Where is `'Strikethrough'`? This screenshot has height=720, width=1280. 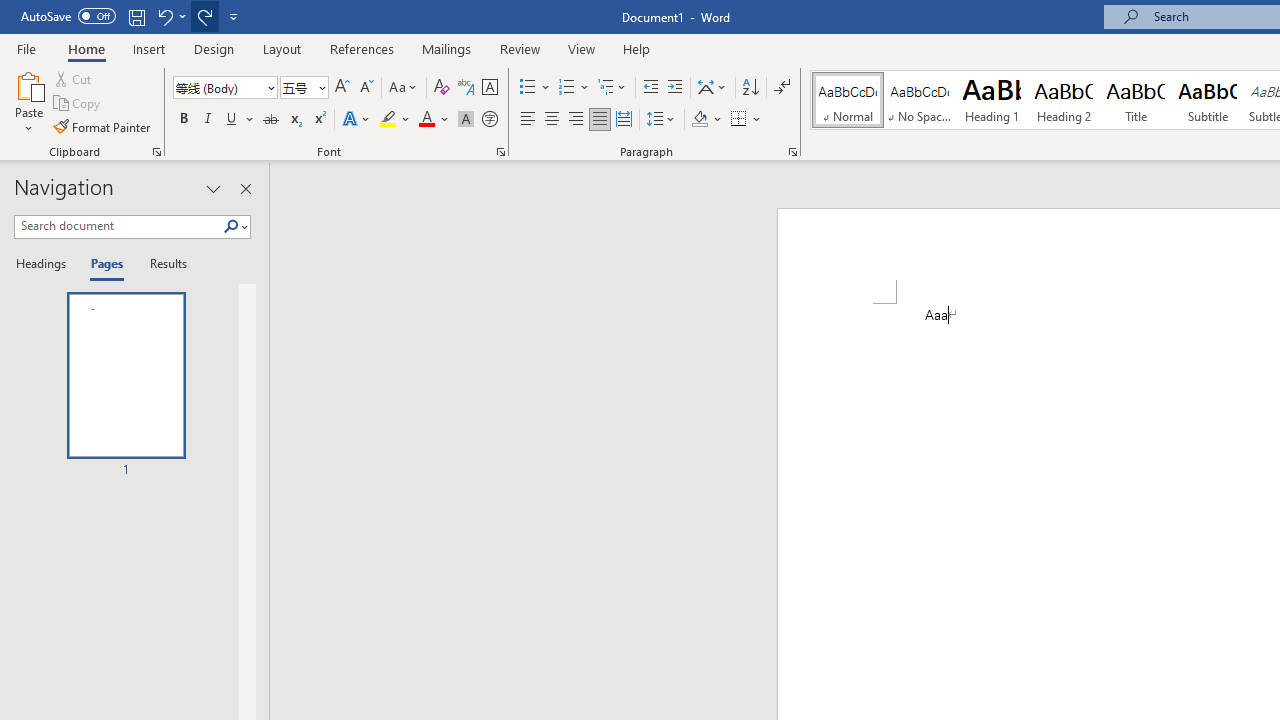
'Strikethrough' is located at coordinates (269, 119).